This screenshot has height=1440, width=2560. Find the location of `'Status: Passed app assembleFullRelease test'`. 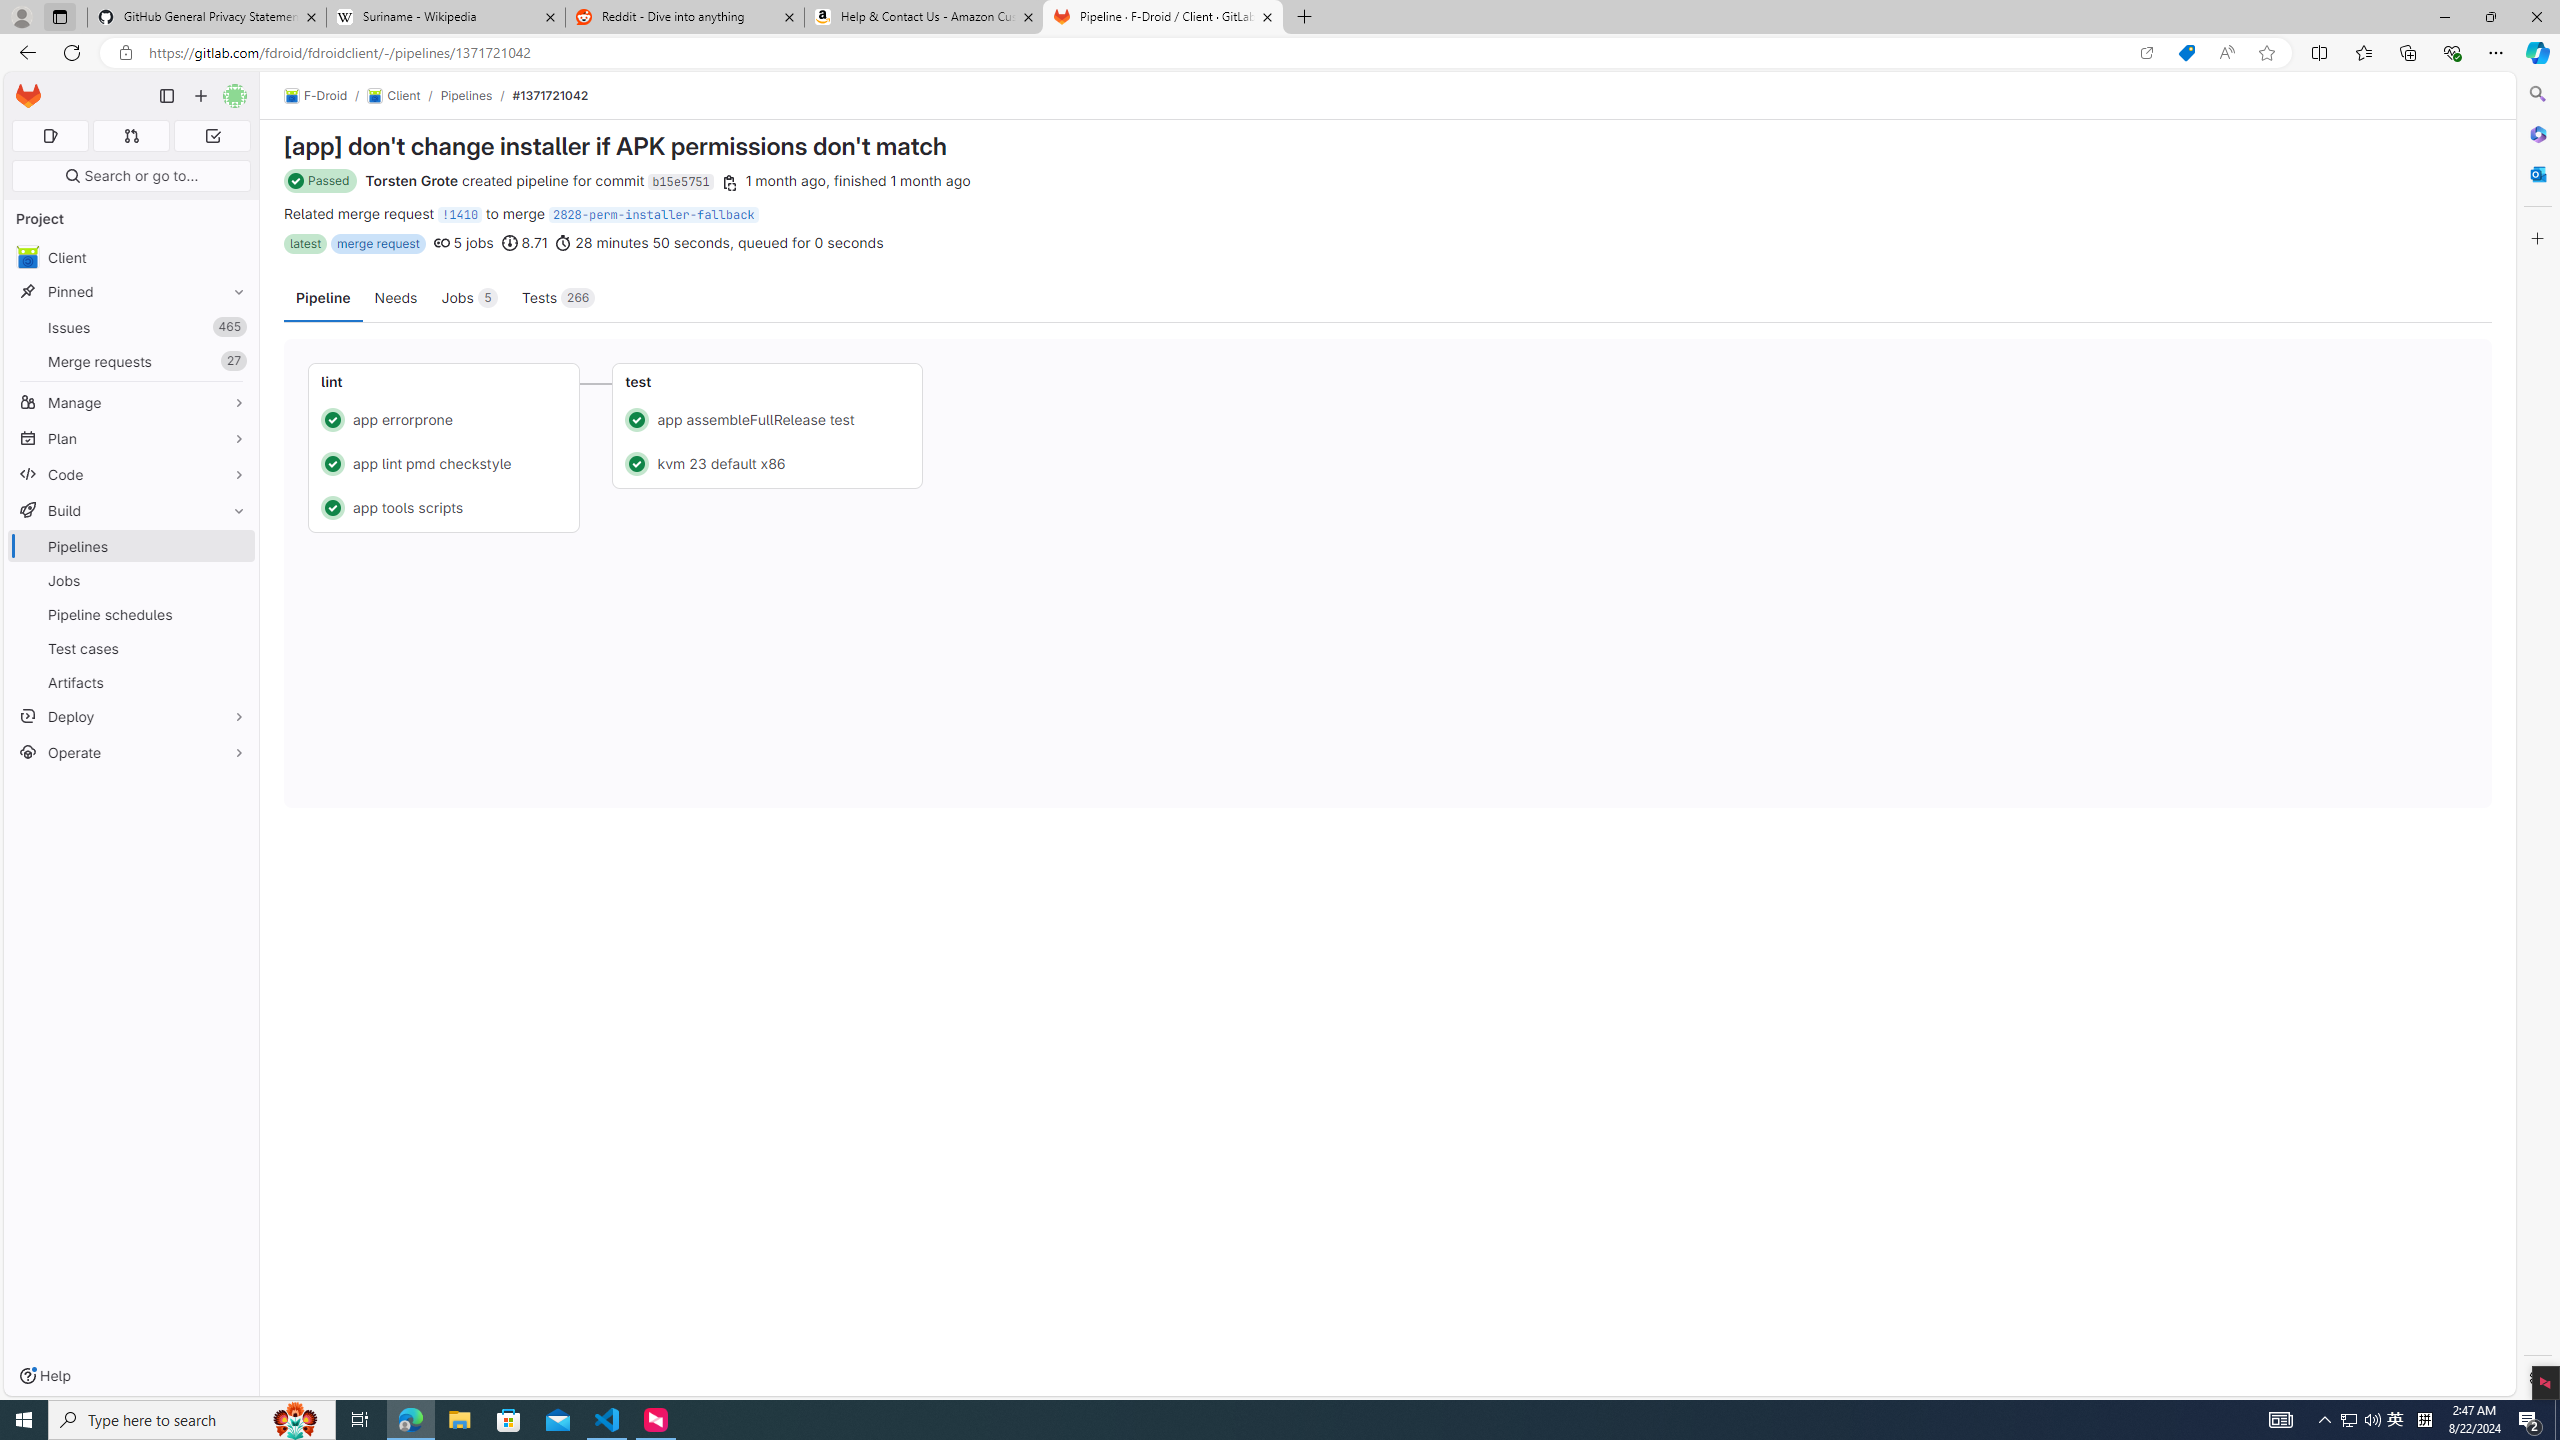

'Status: Passed app assembleFullRelease test' is located at coordinates (767, 418).